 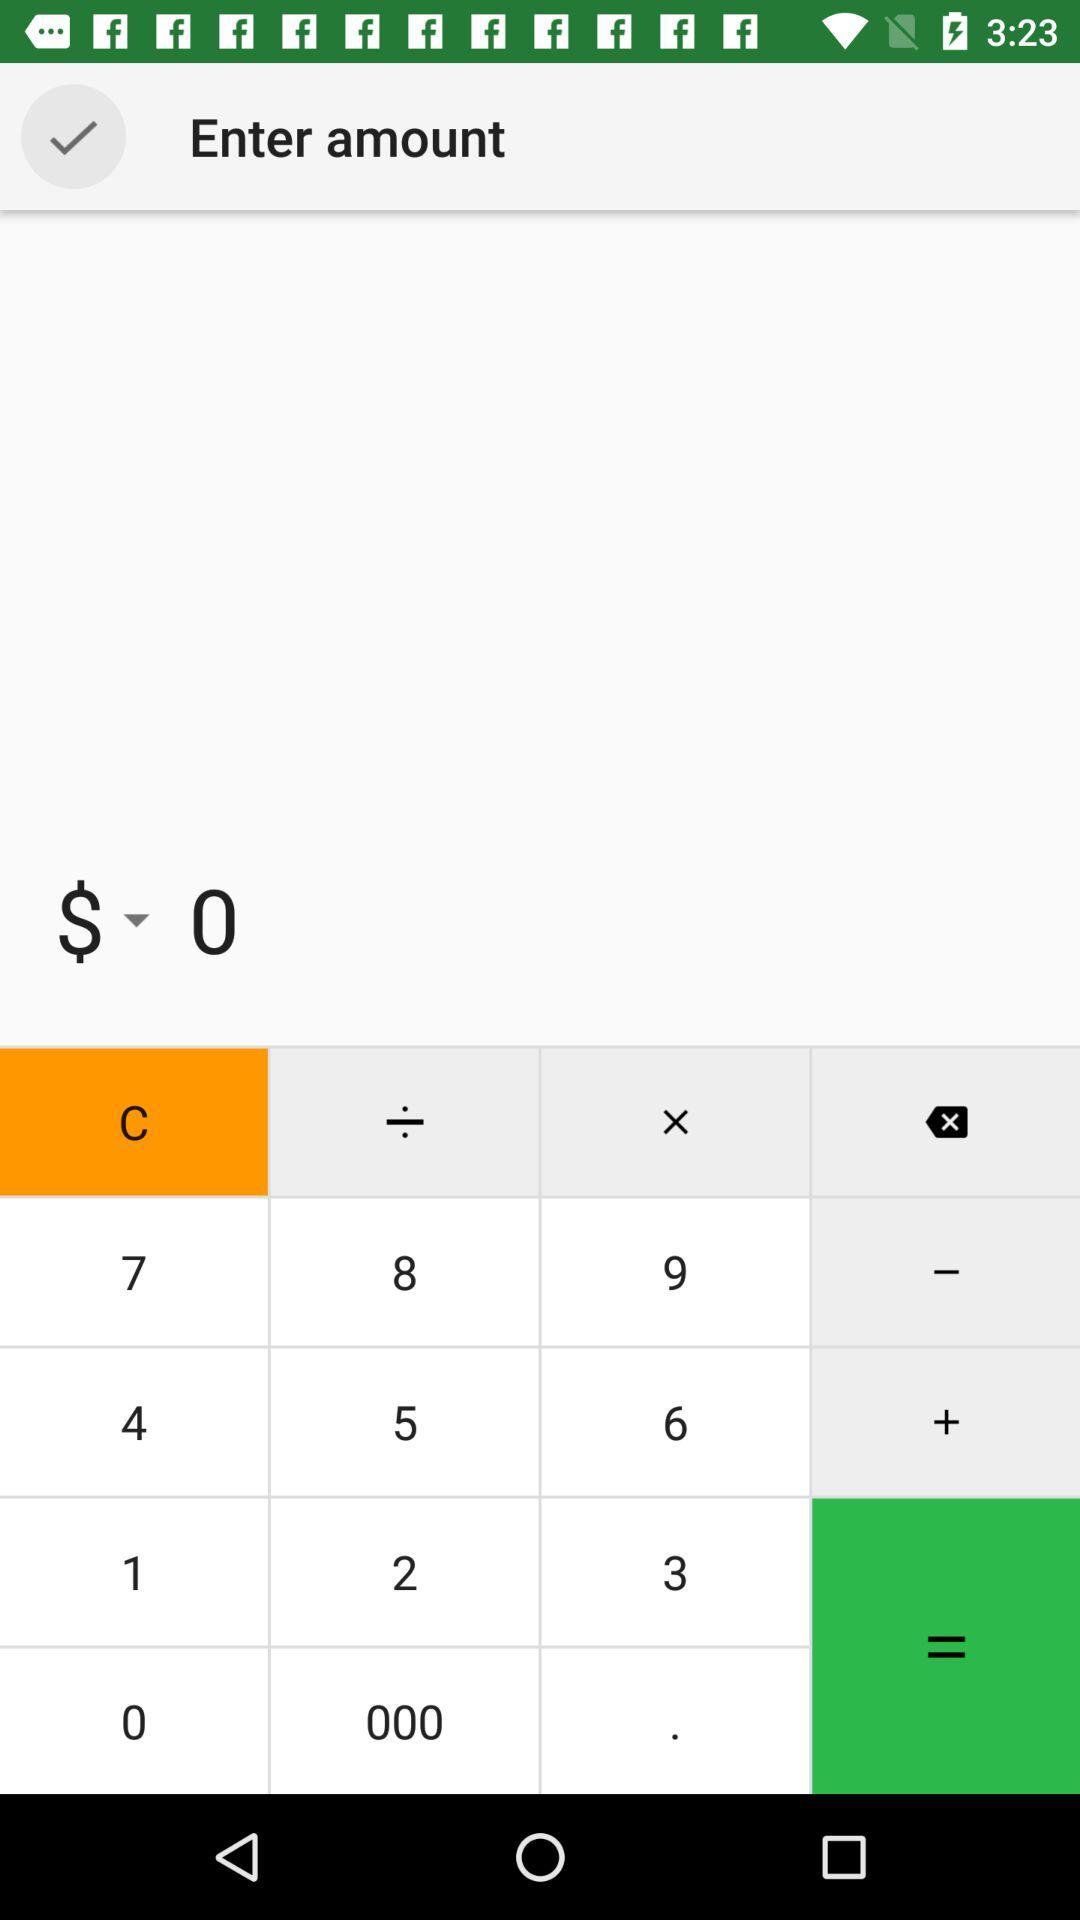 What do you see at coordinates (404, 1420) in the screenshot?
I see `the 5` at bounding box center [404, 1420].